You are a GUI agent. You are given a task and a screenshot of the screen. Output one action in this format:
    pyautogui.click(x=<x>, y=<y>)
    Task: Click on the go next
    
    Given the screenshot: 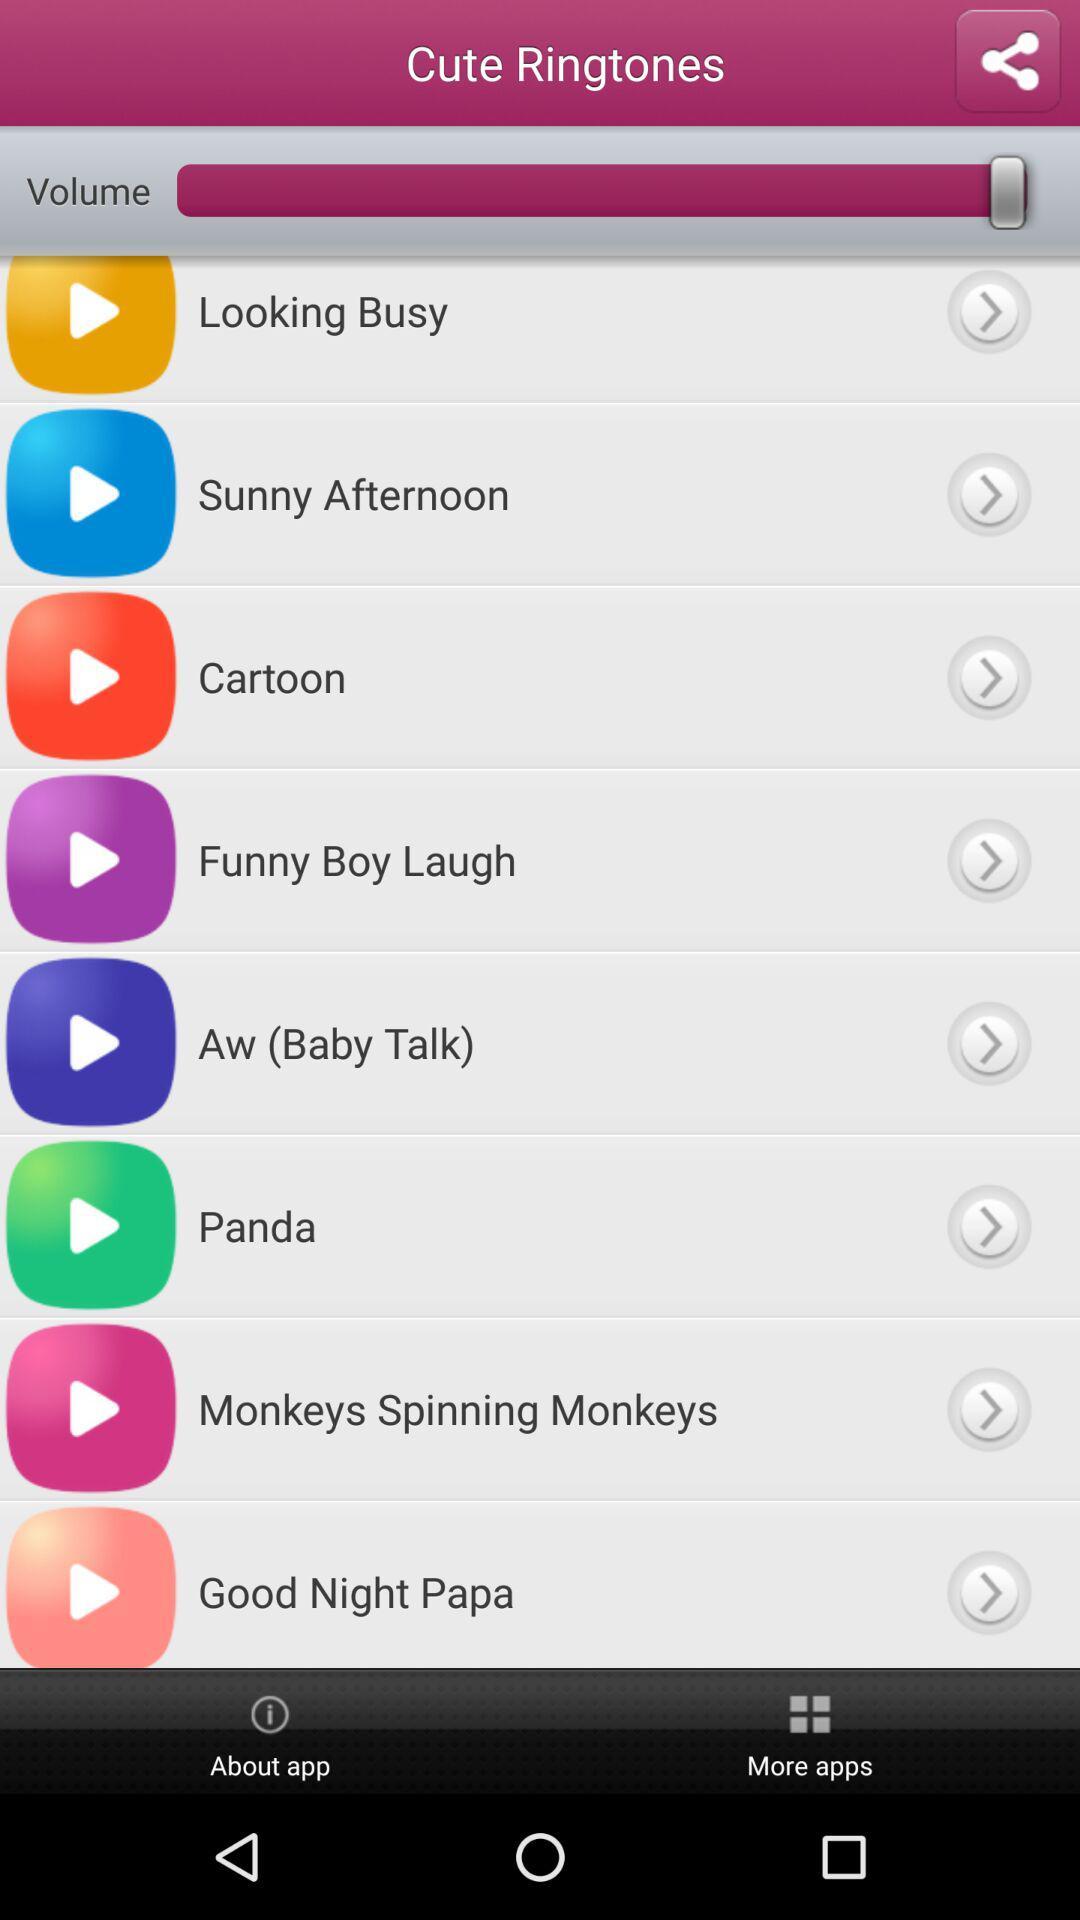 What is the action you would take?
    pyautogui.click(x=987, y=493)
    